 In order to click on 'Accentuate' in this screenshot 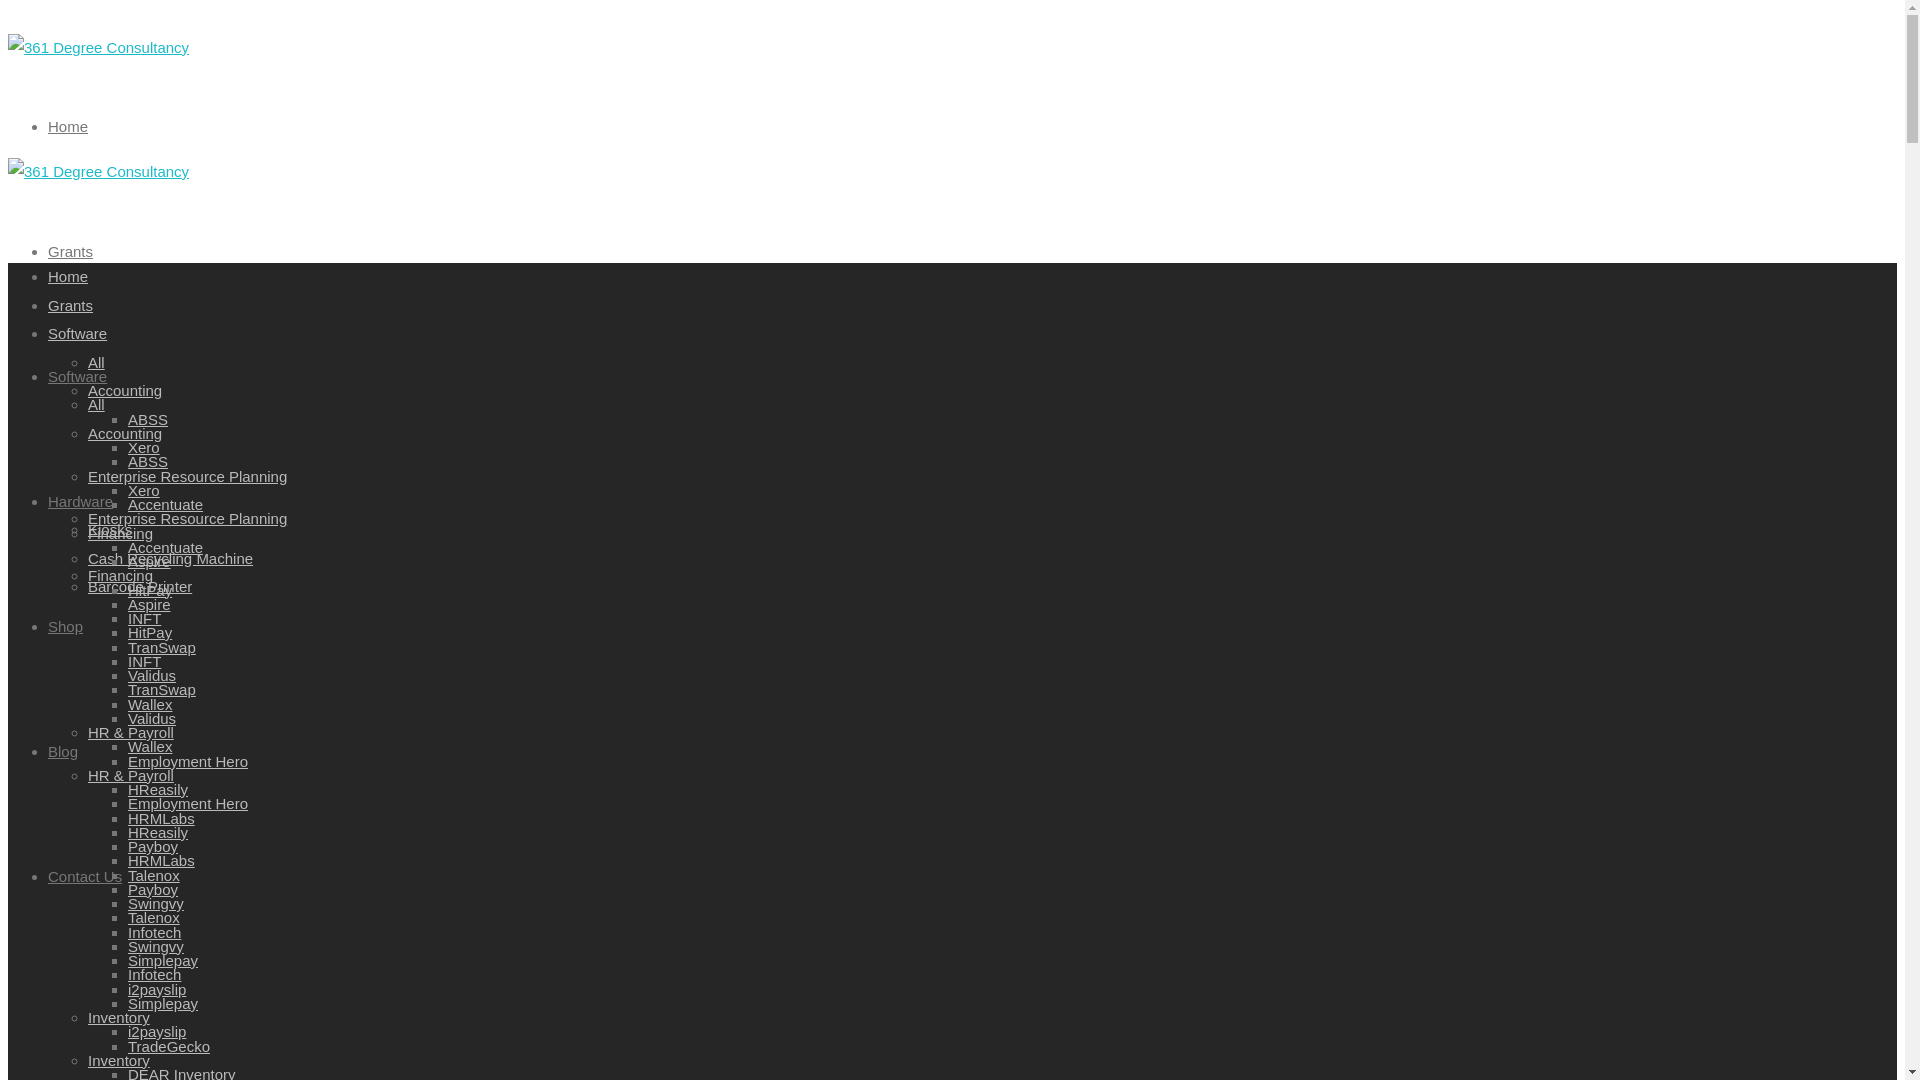, I will do `click(165, 546)`.